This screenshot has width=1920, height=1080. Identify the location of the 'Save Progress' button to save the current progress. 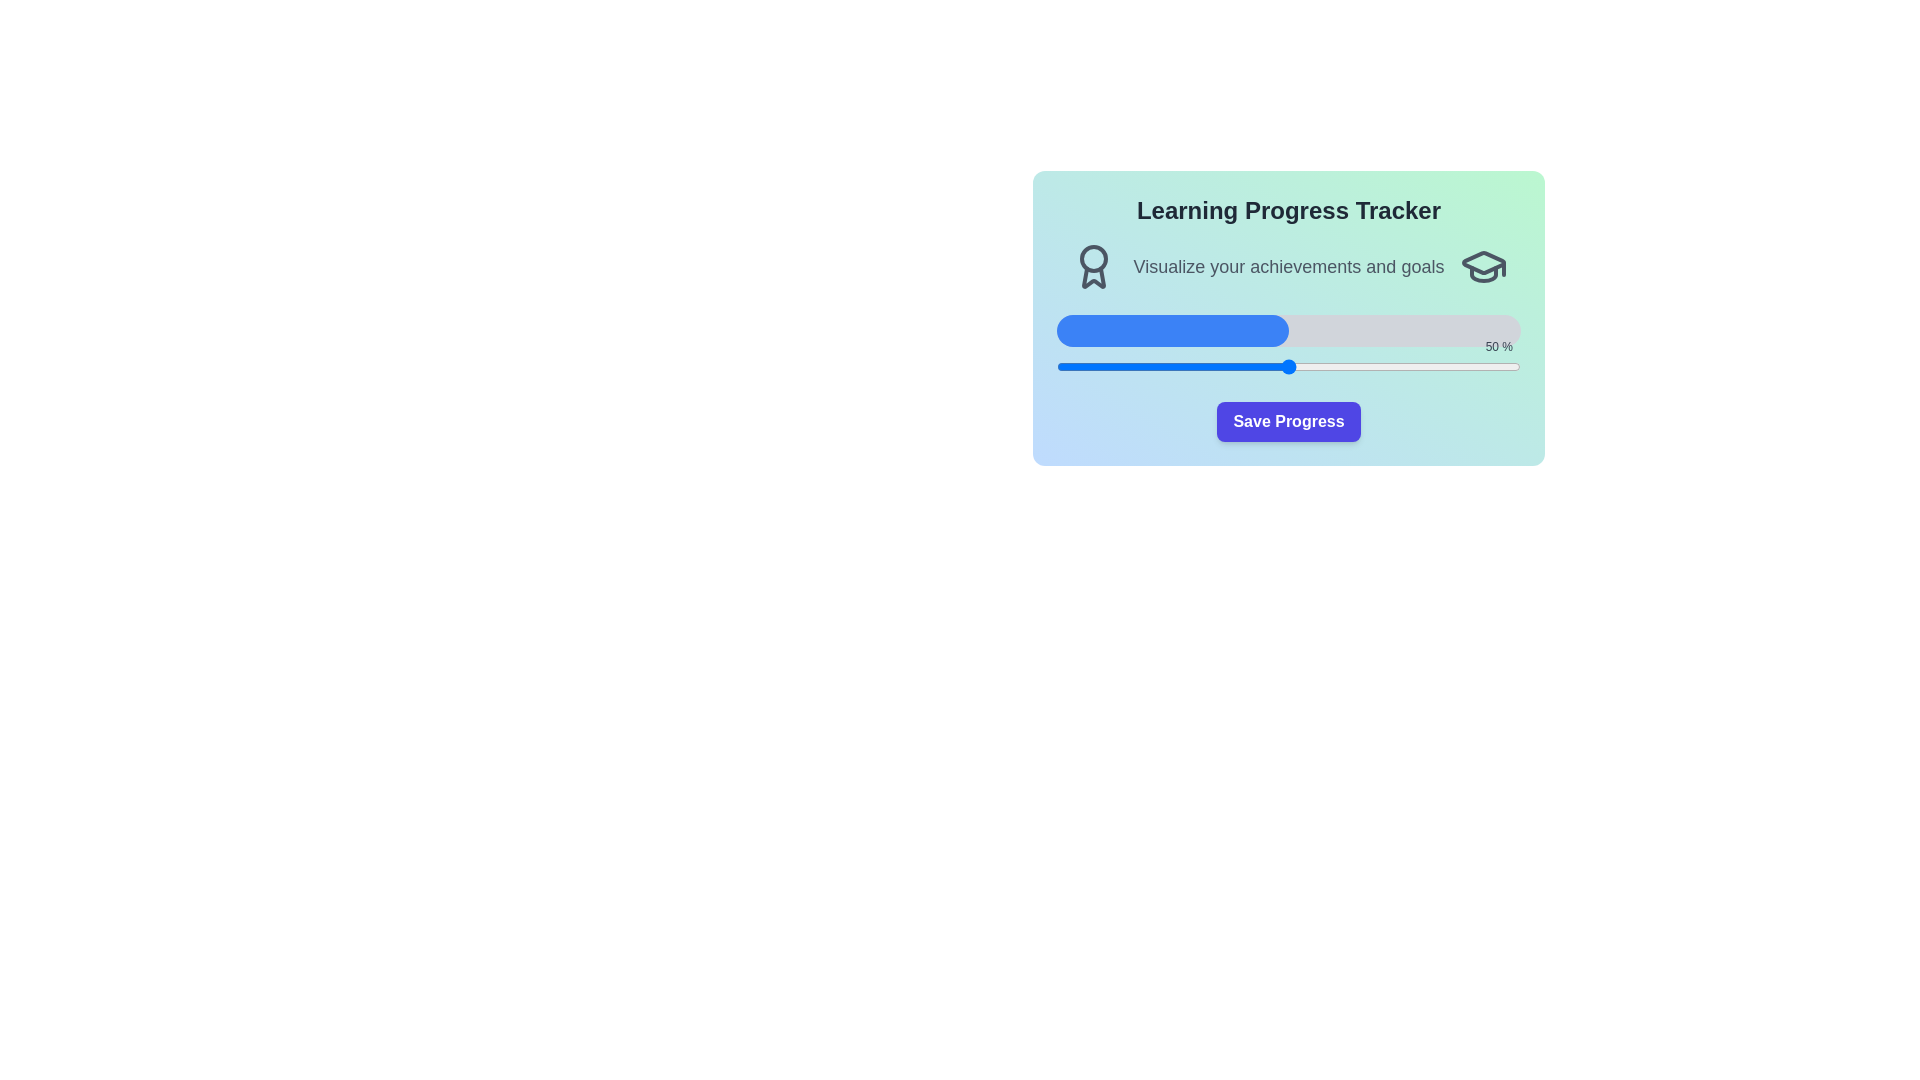
(1289, 420).